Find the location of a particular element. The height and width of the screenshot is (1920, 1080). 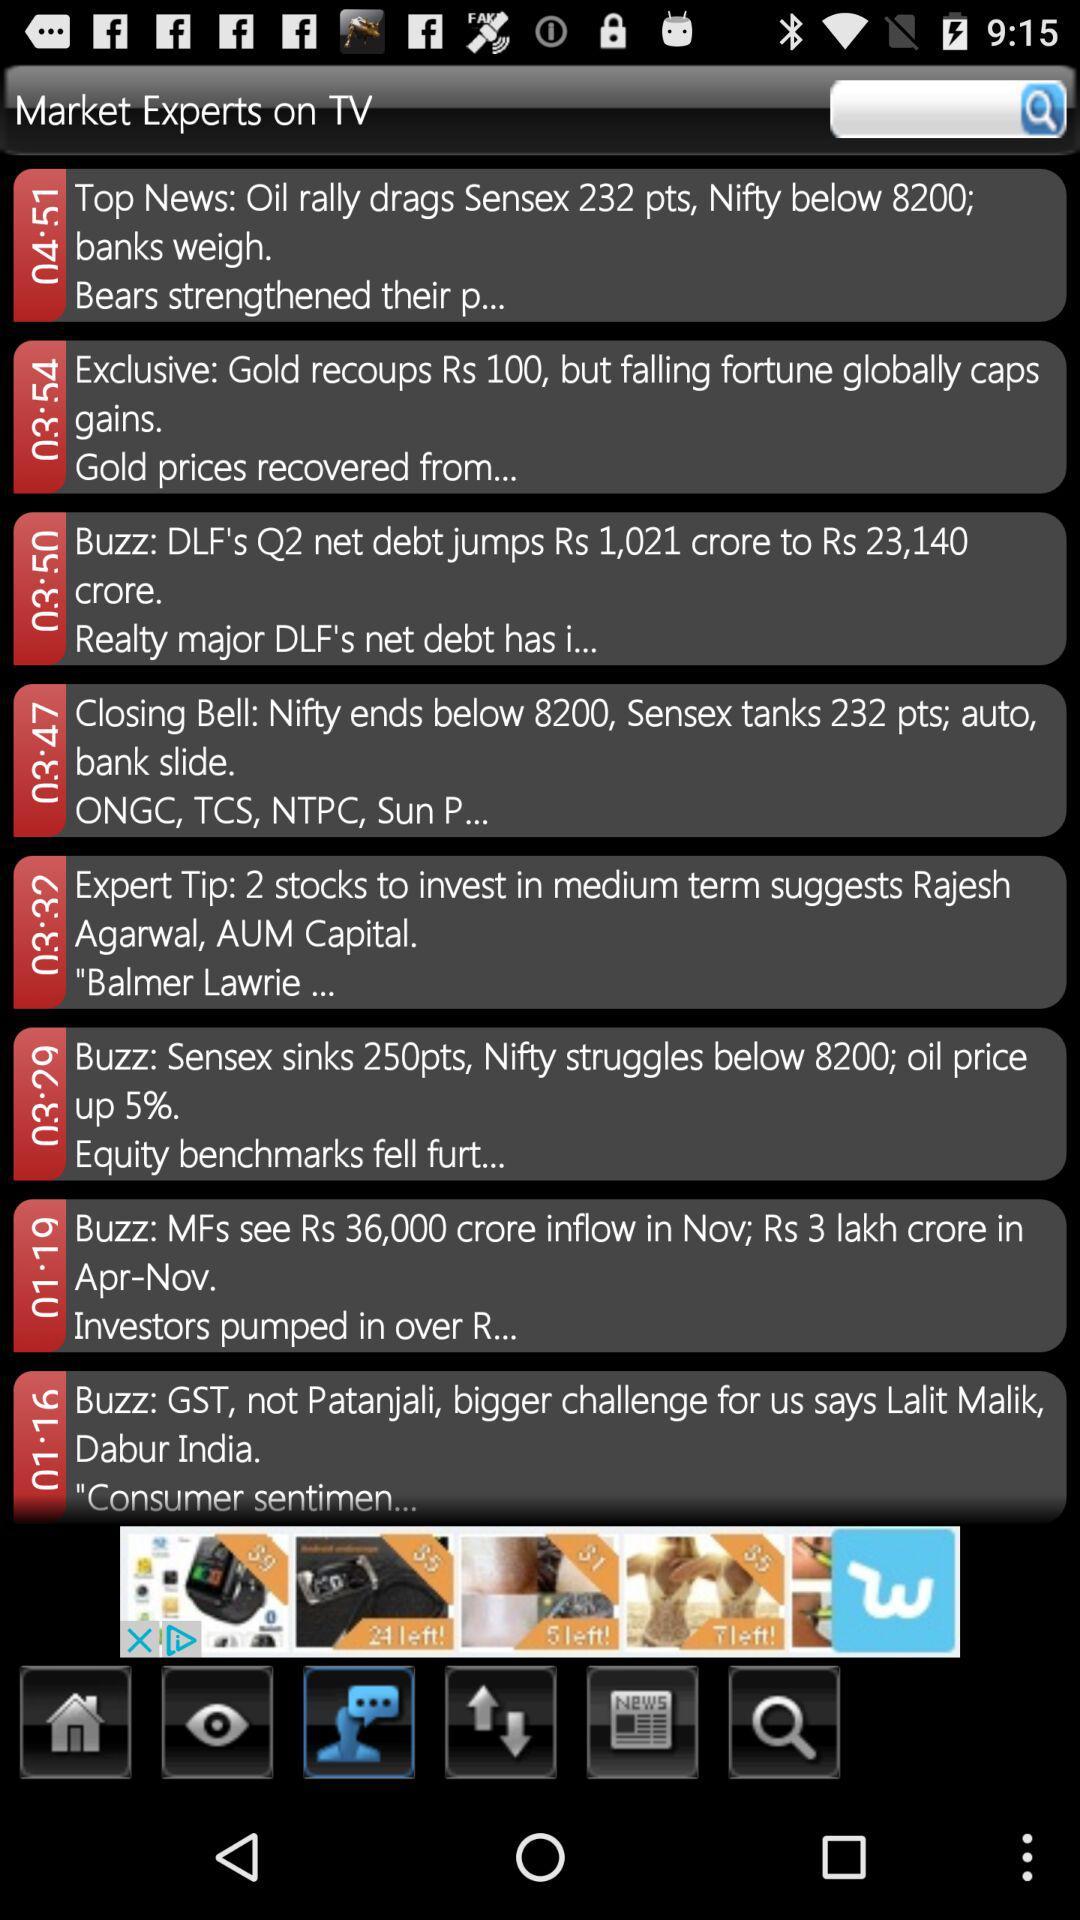

the visibility icon is located at coordinates (217, 1848).